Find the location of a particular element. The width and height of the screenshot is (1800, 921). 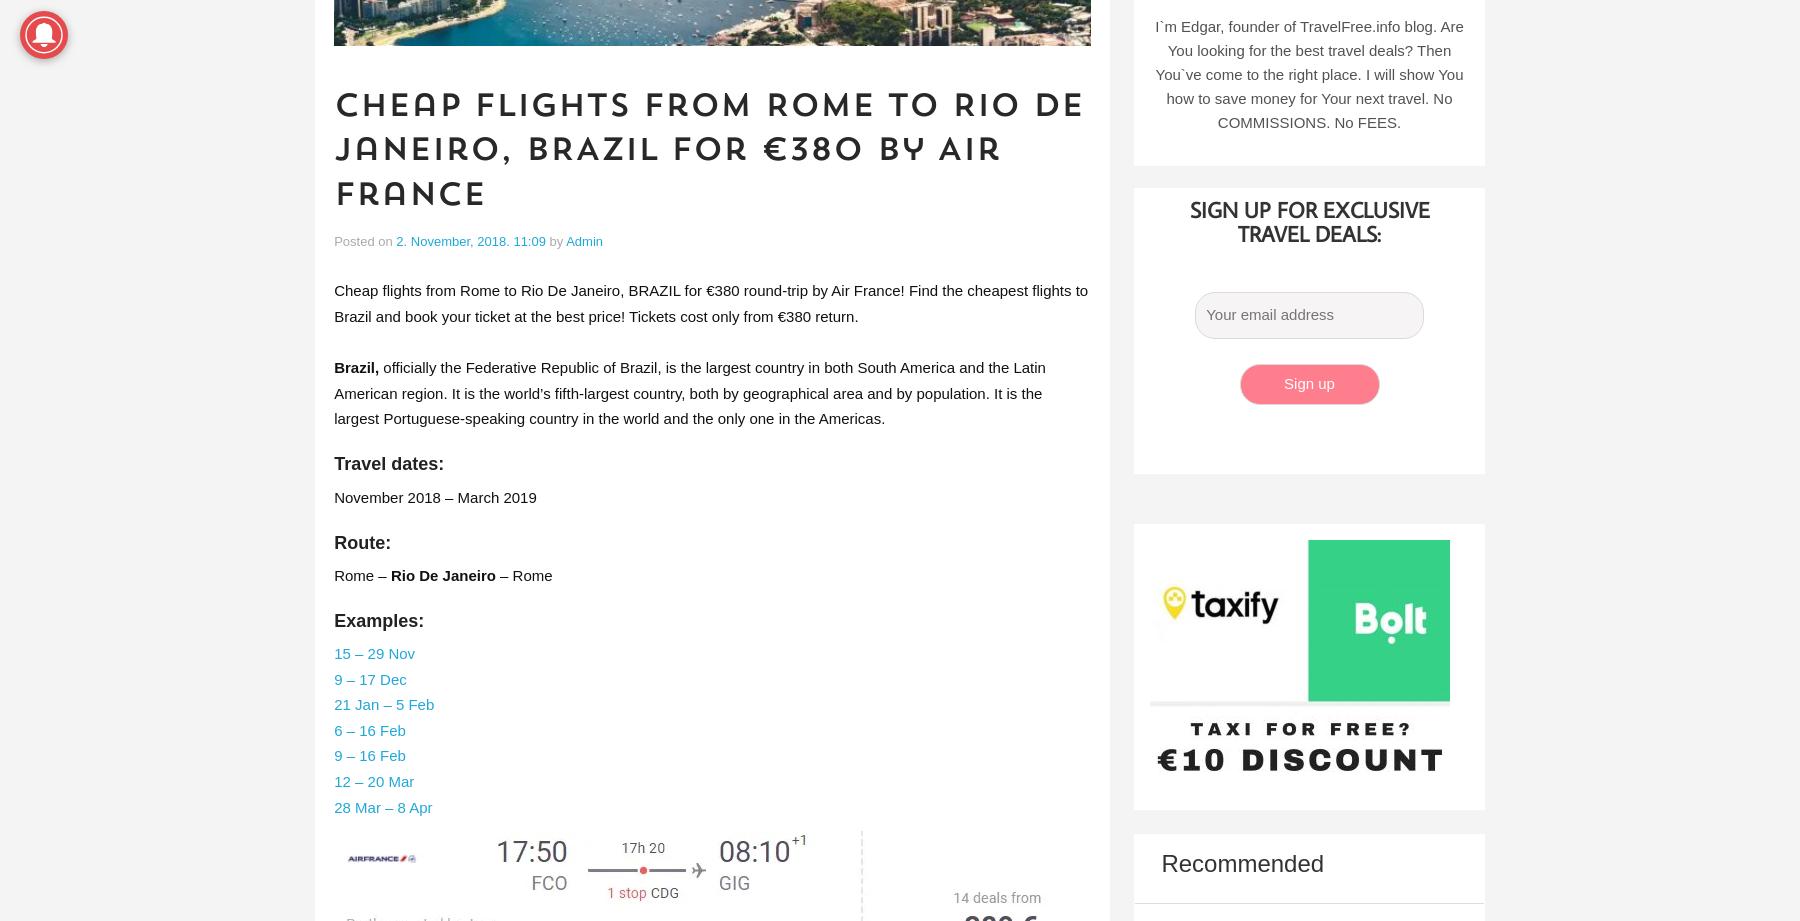

'Rome –' is located at coordinates (333, 573).